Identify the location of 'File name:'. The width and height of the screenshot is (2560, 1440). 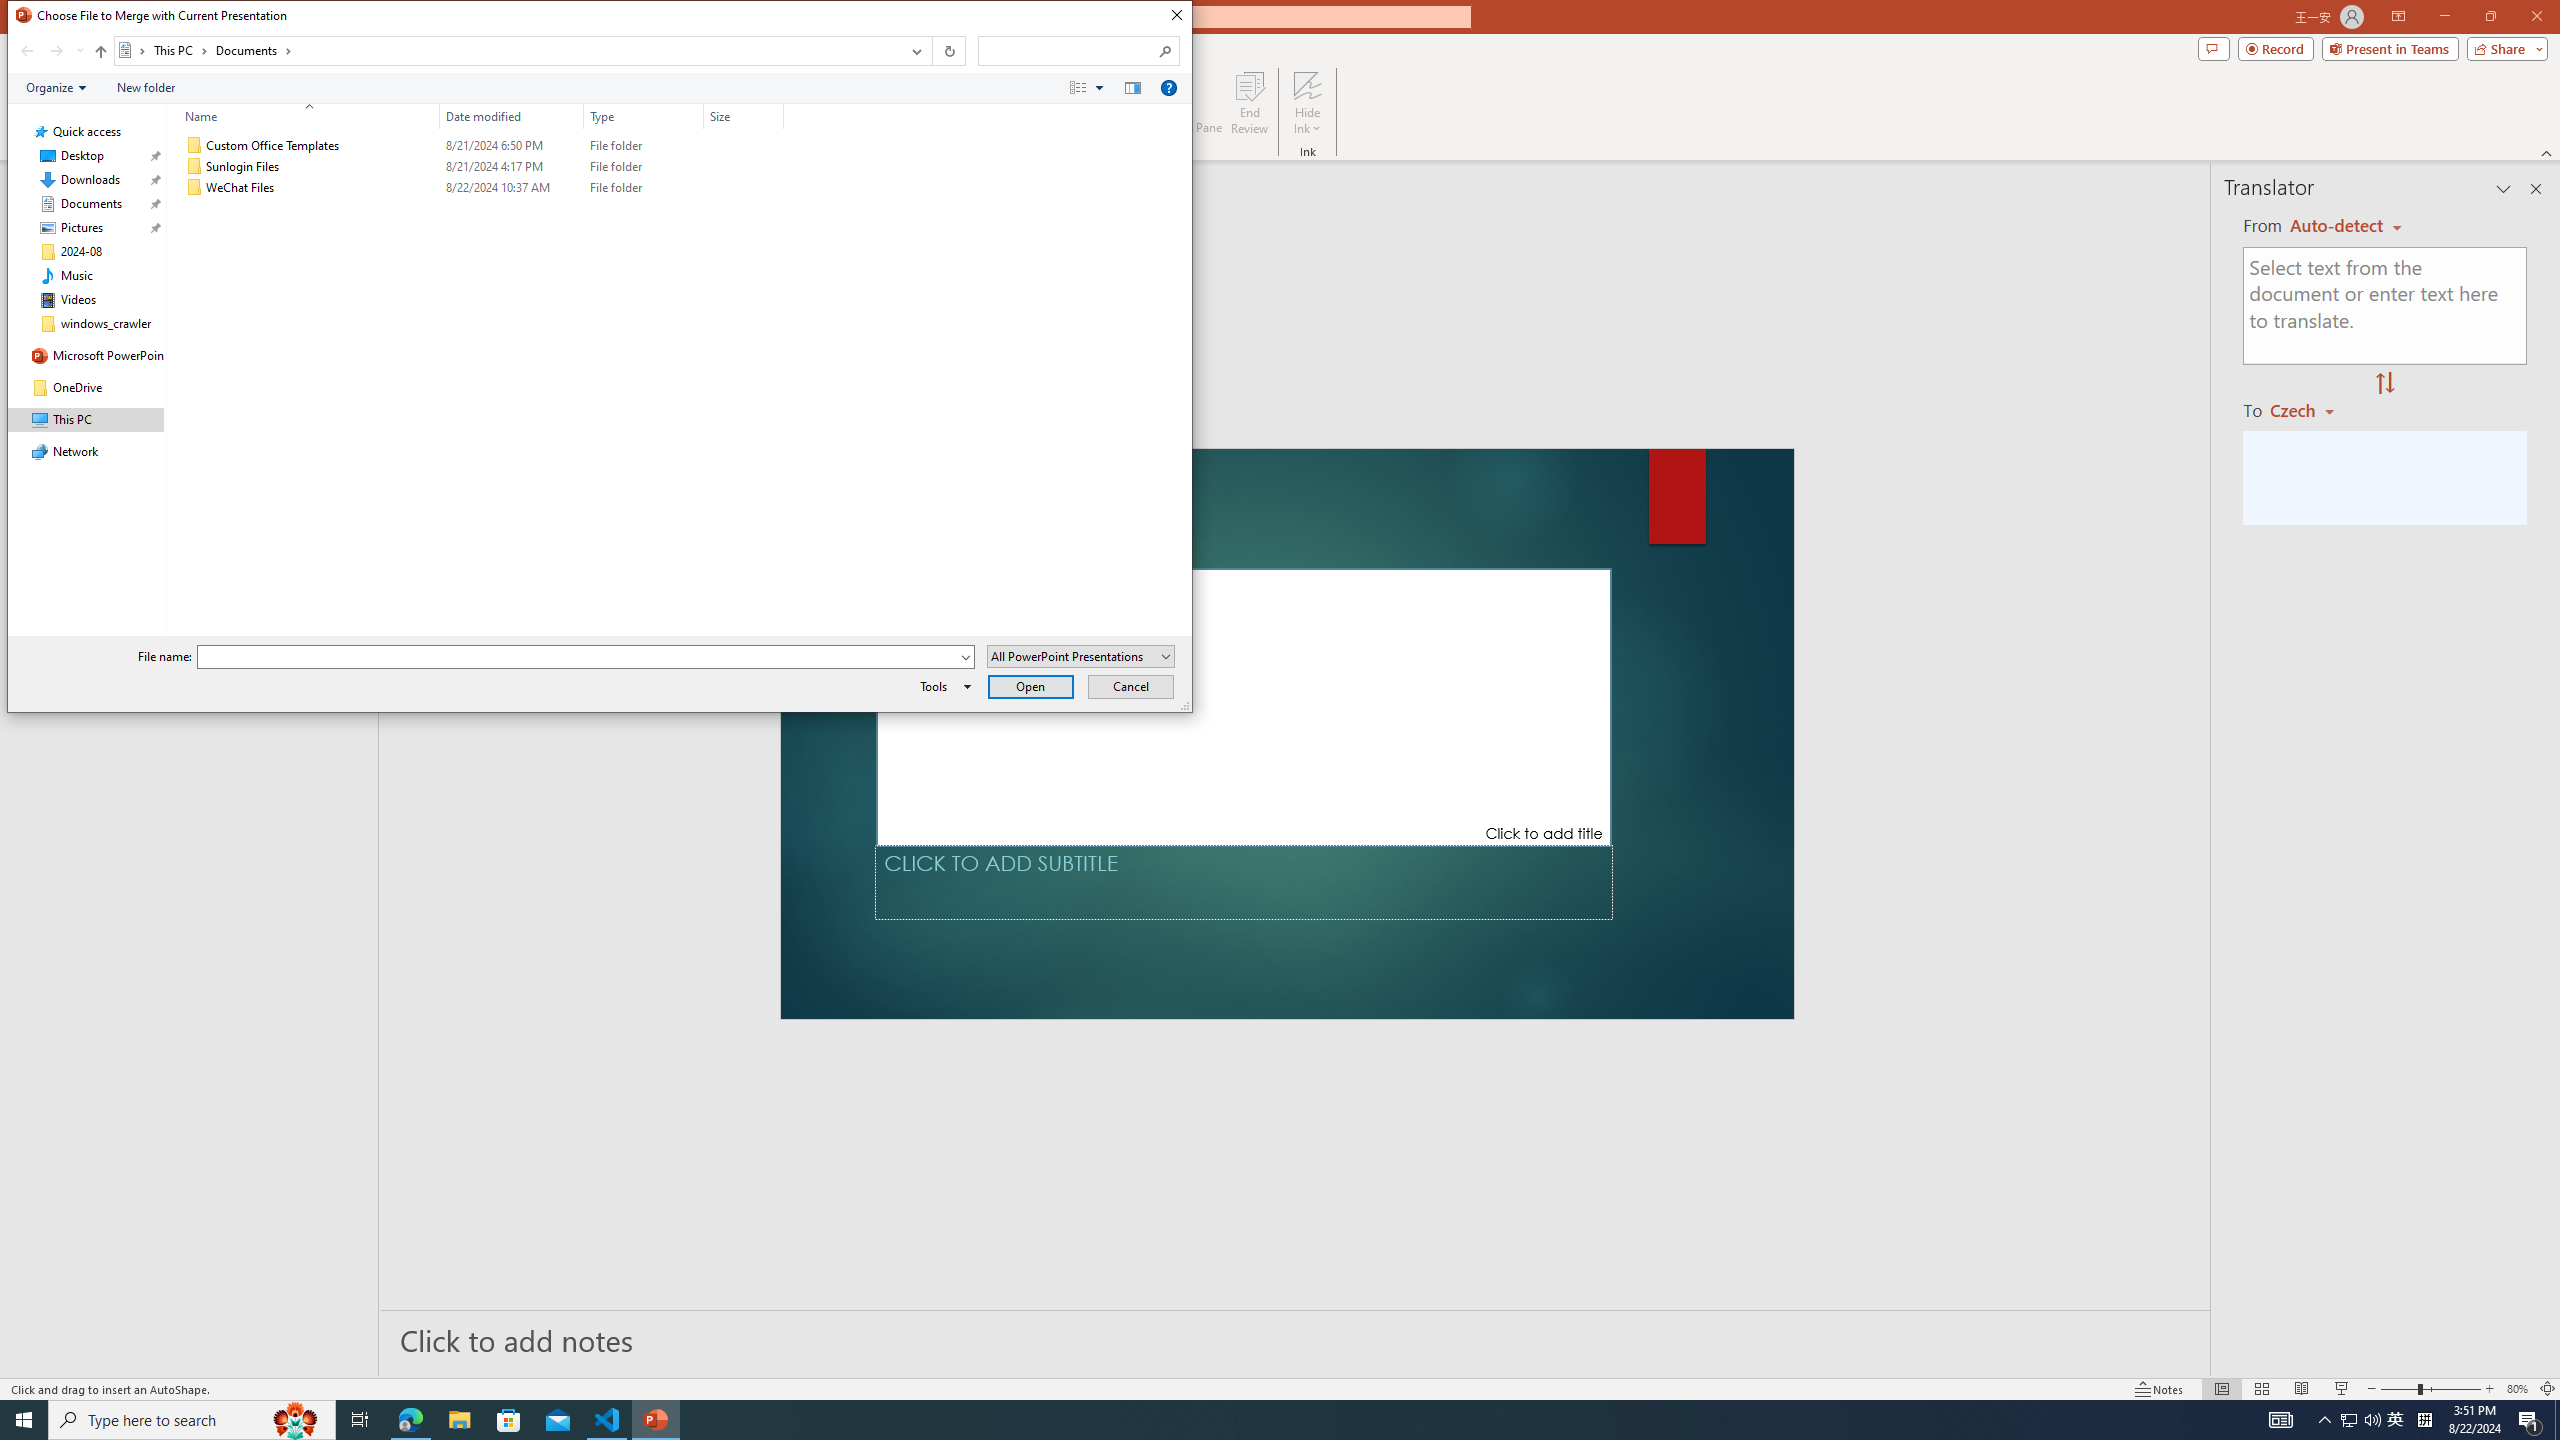
(578, 656).